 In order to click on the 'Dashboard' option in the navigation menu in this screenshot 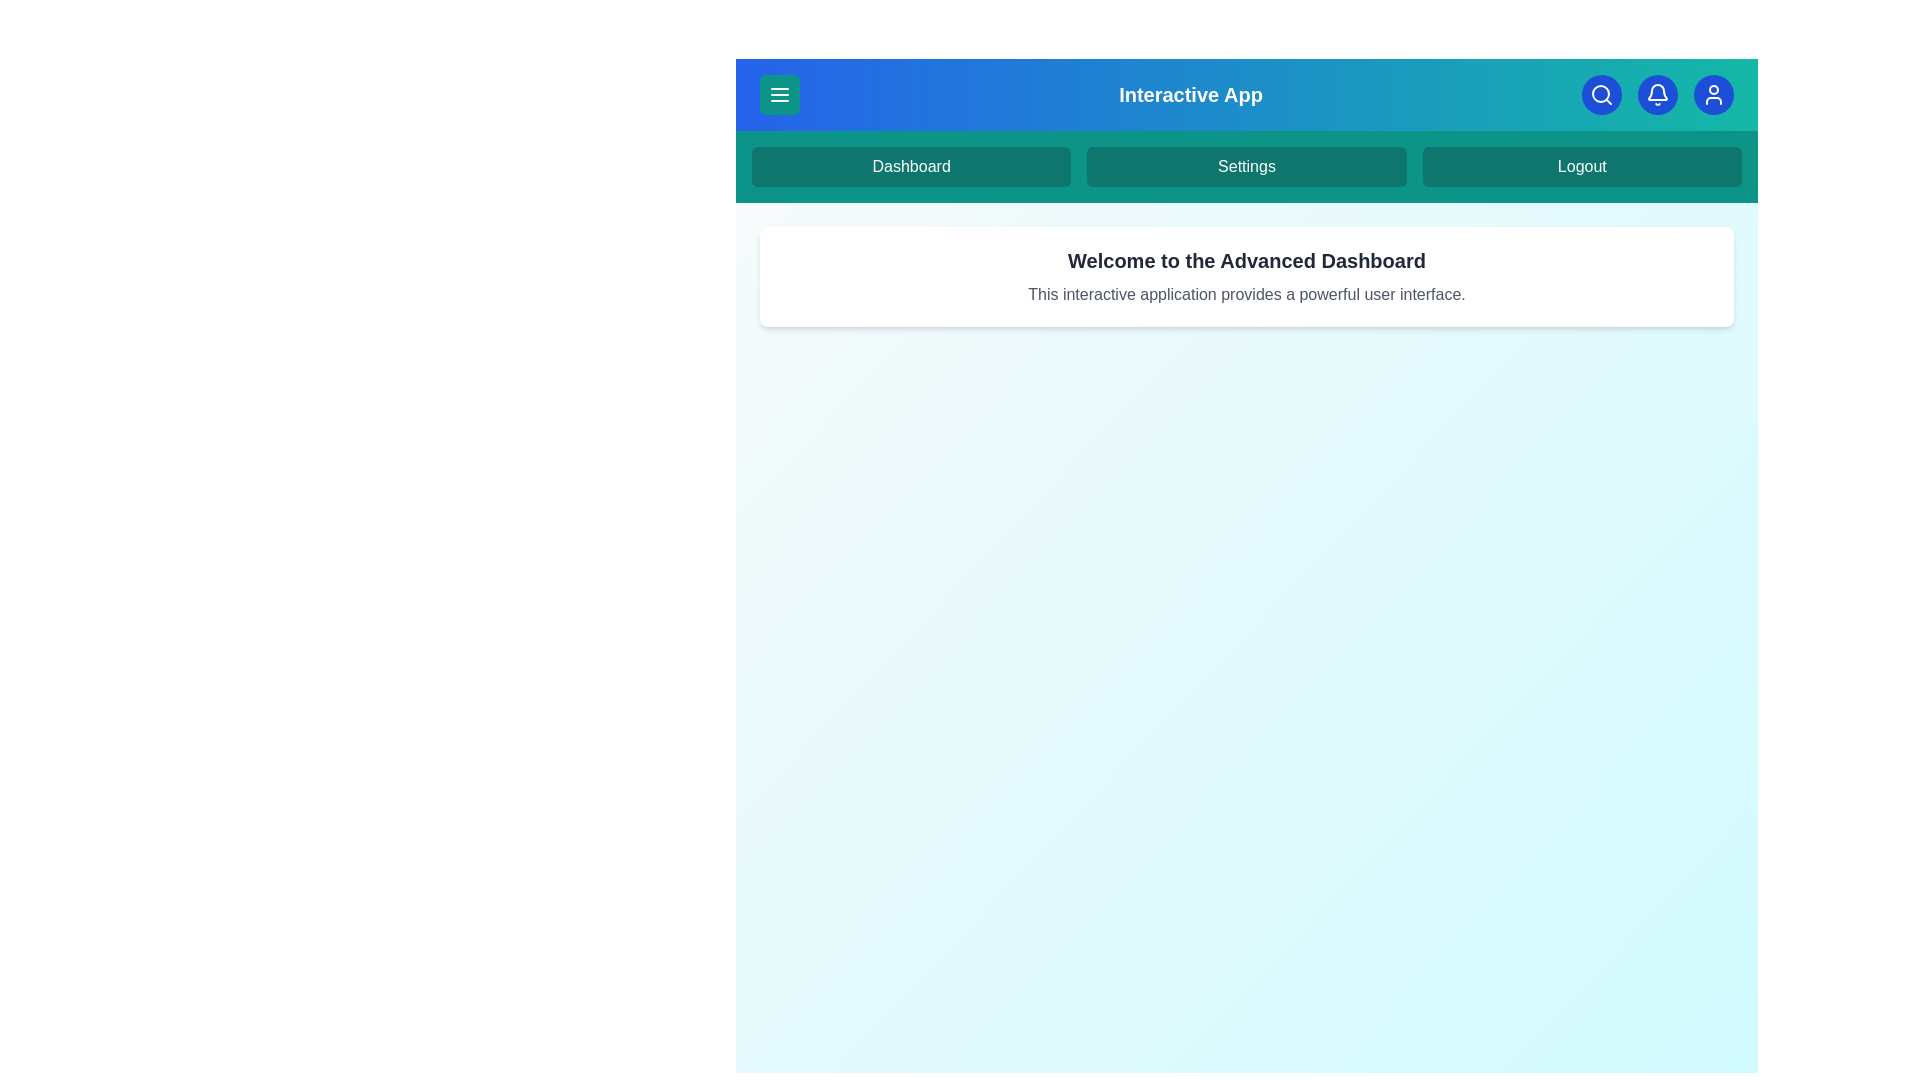, I will do `click(910, 165)`.